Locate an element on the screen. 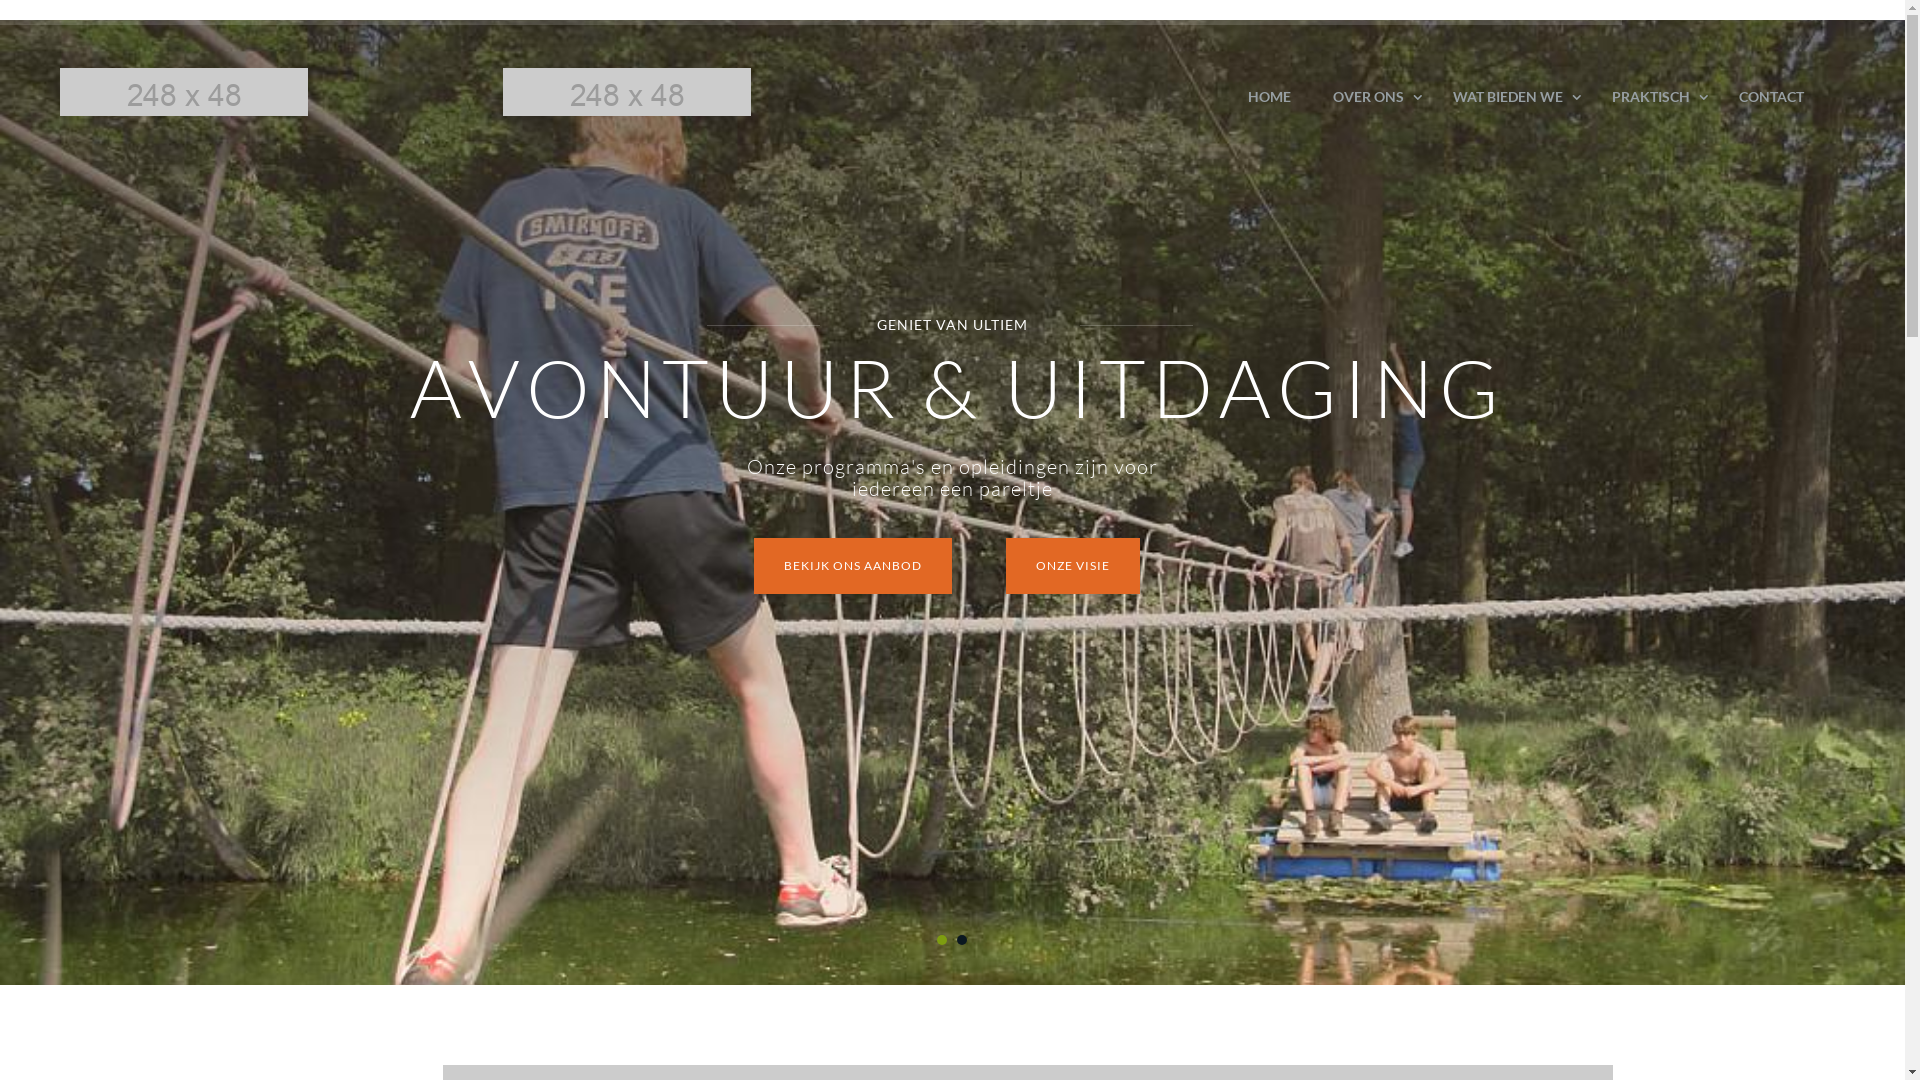 This screenshot has width=1920, height=1080. 'WAT BIEDEN WE' is located at coordinates (1511, 96).